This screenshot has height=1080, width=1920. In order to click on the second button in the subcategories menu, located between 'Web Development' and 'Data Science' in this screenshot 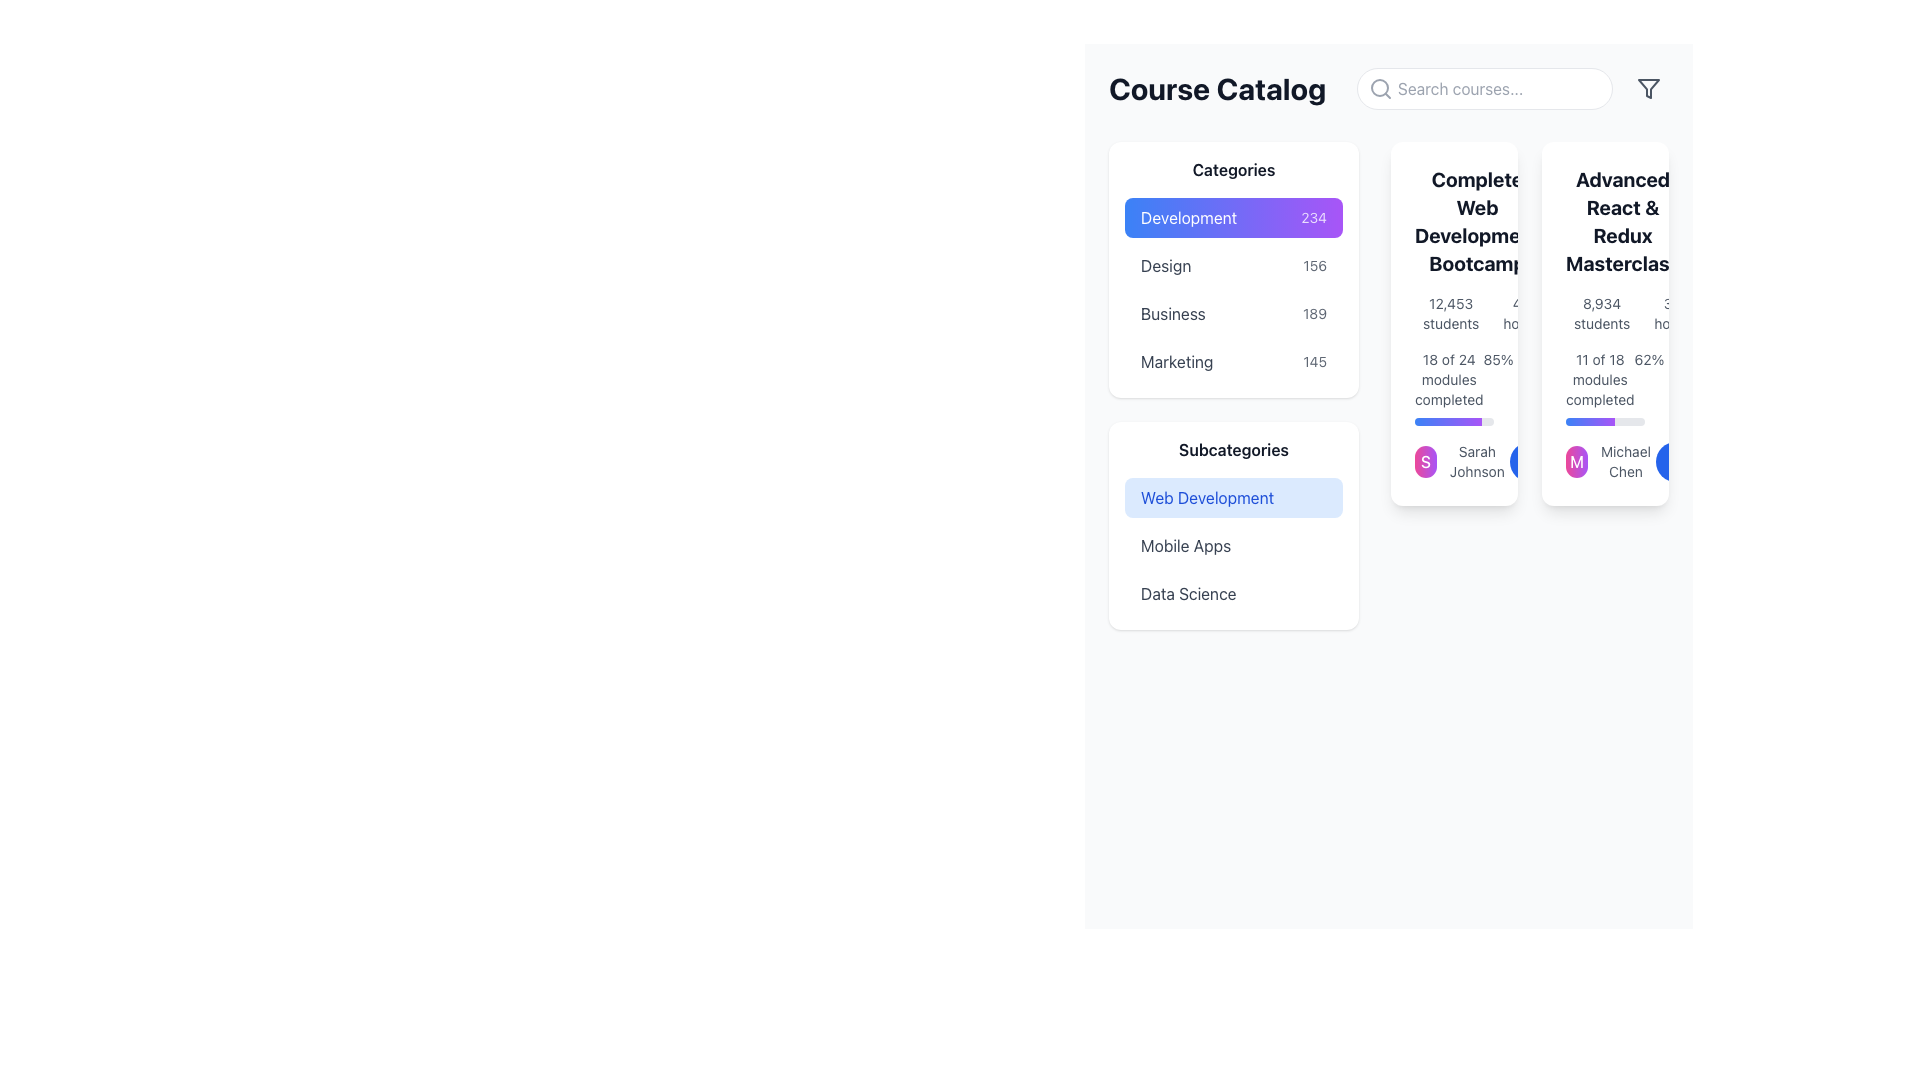, I will do `click(1232, 546)`.